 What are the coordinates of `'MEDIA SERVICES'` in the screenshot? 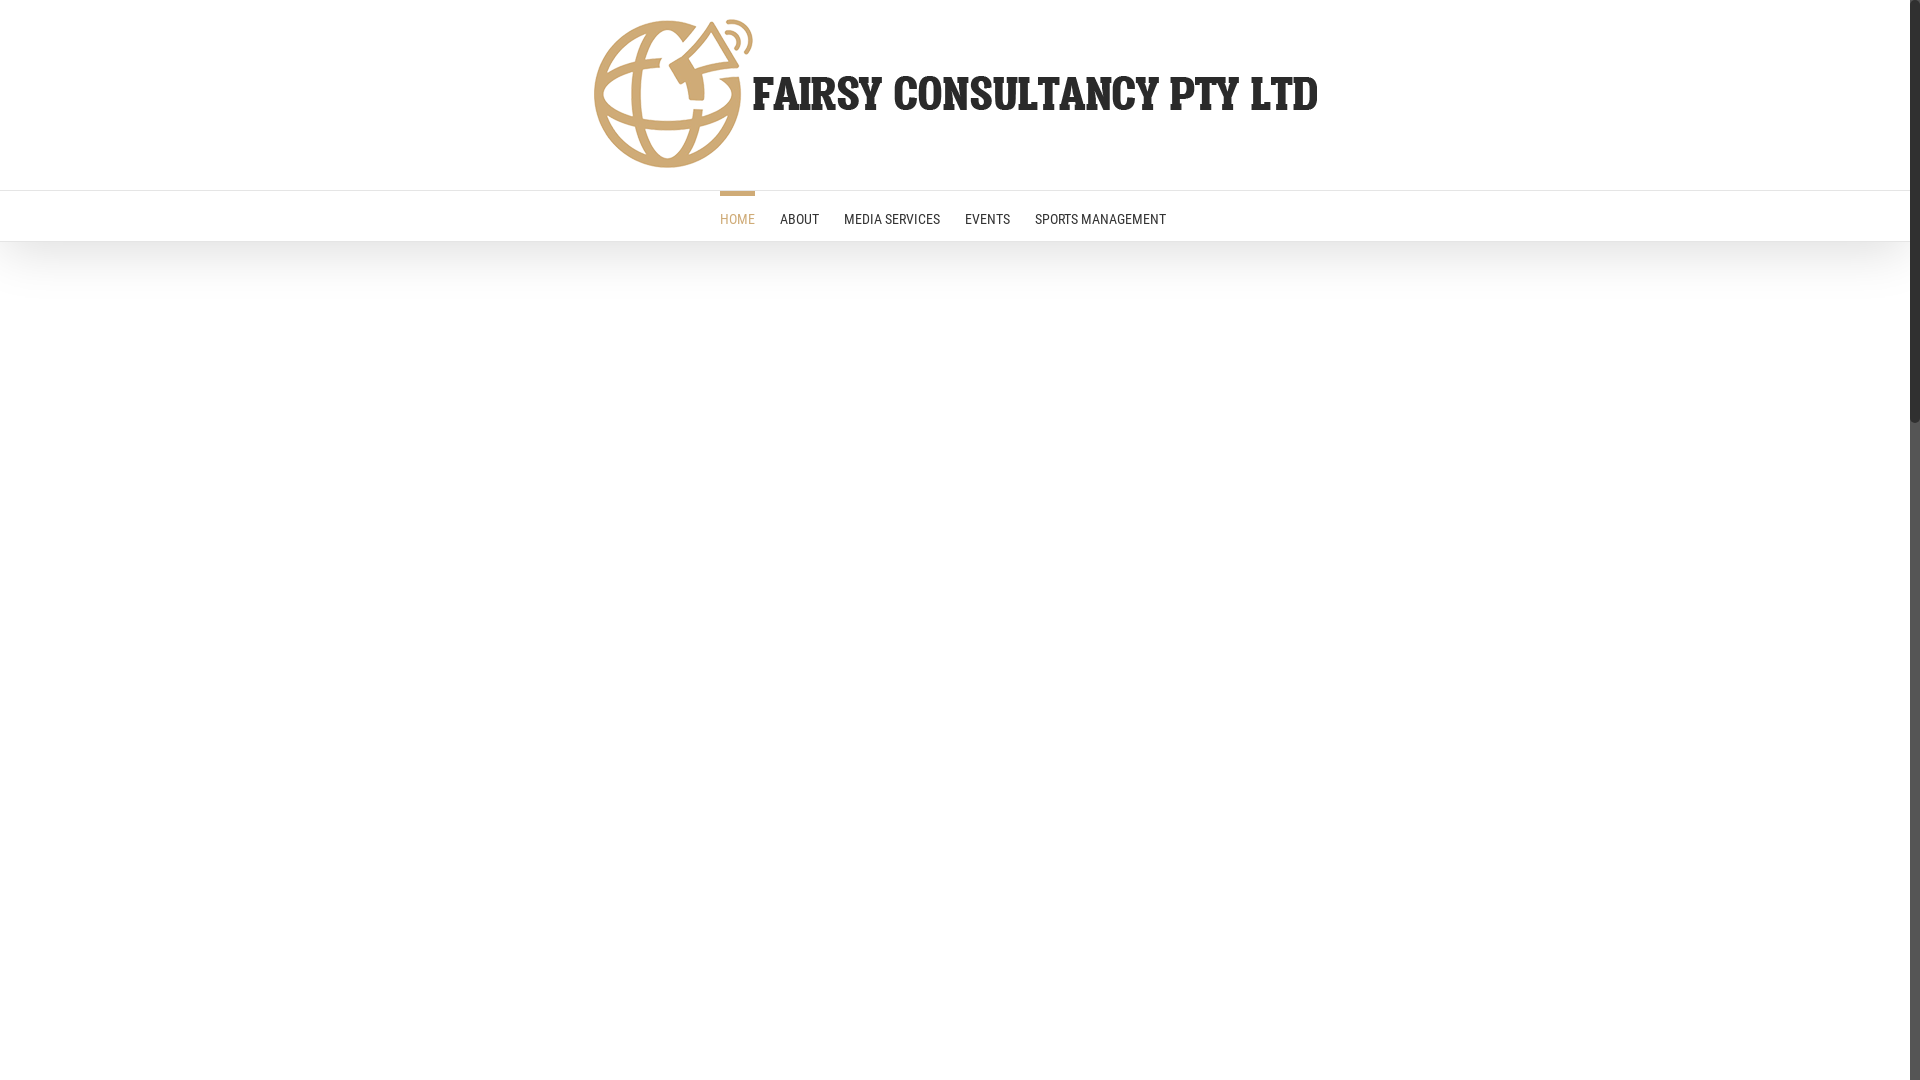 It's located at (891, 216).